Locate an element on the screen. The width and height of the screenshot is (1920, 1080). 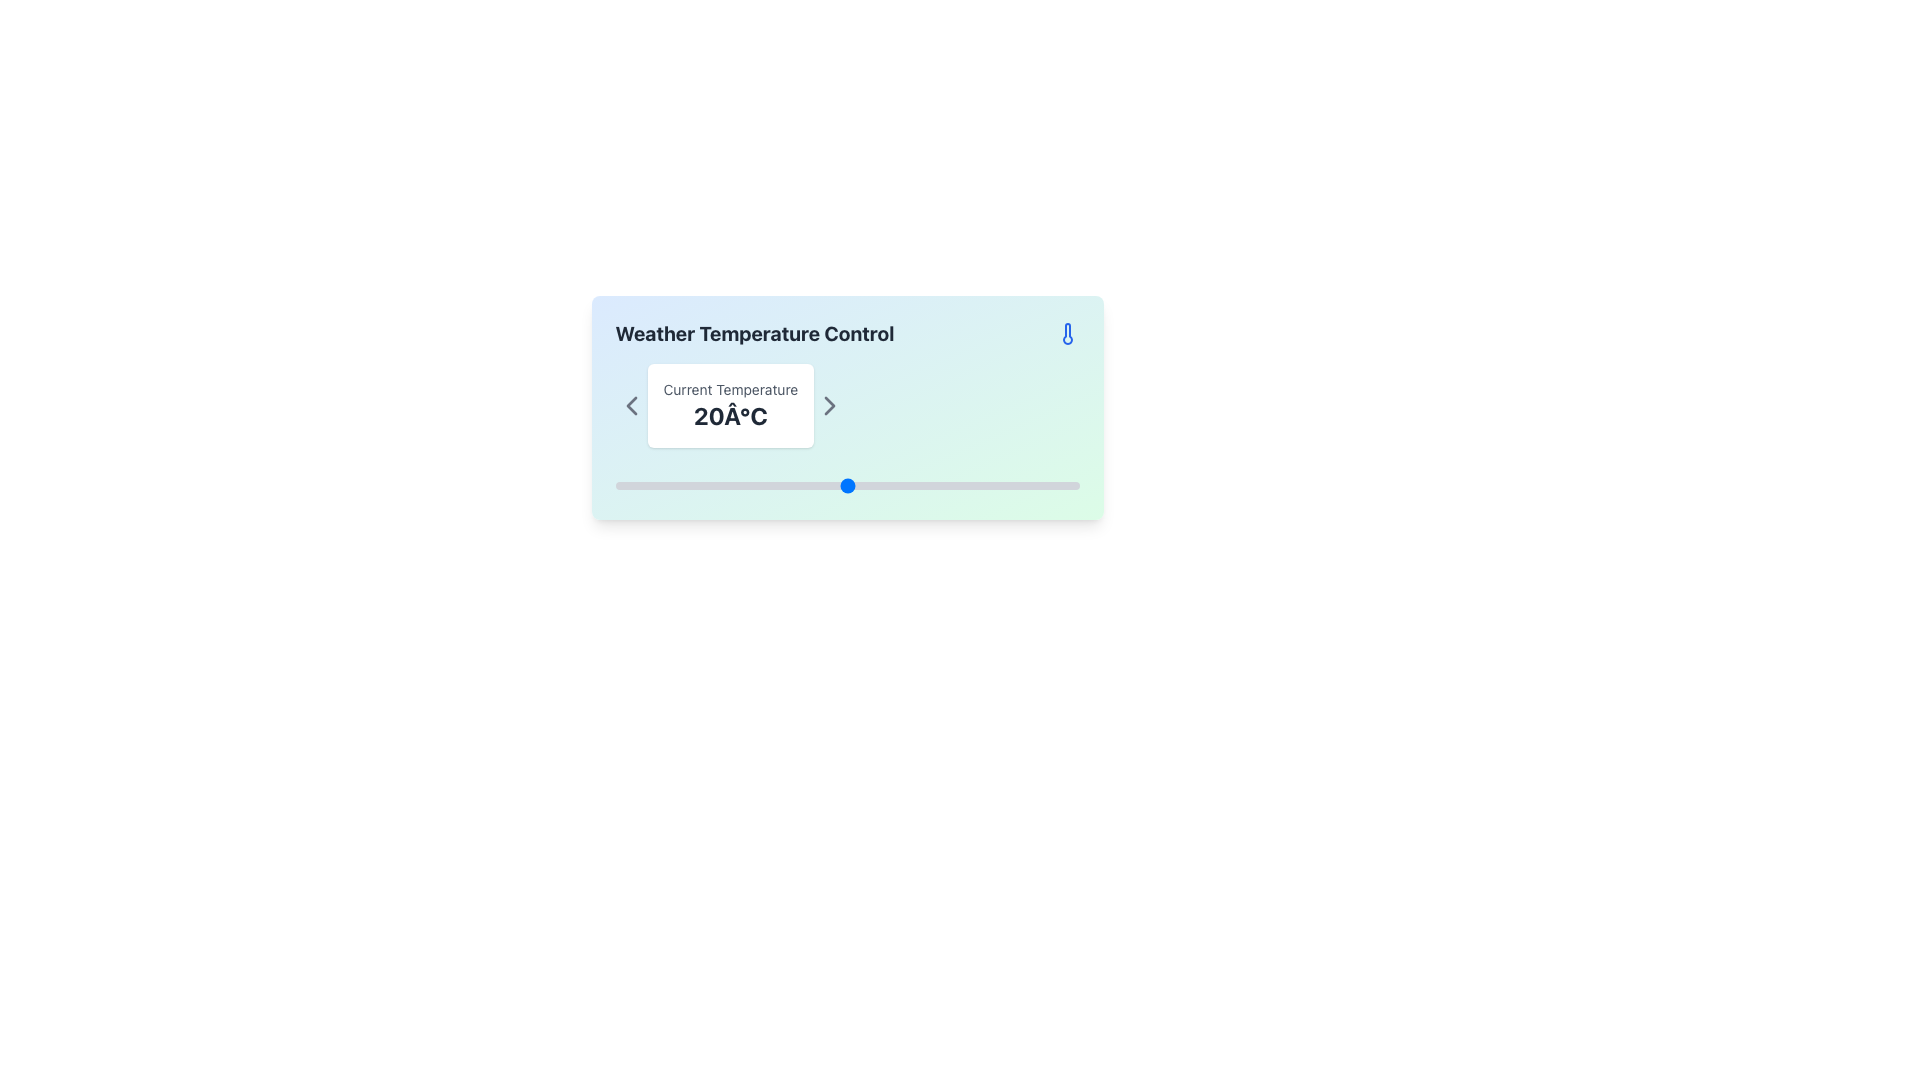
the chevron icon located near the left-middle part of the UI is located at coordinates (630, 405).